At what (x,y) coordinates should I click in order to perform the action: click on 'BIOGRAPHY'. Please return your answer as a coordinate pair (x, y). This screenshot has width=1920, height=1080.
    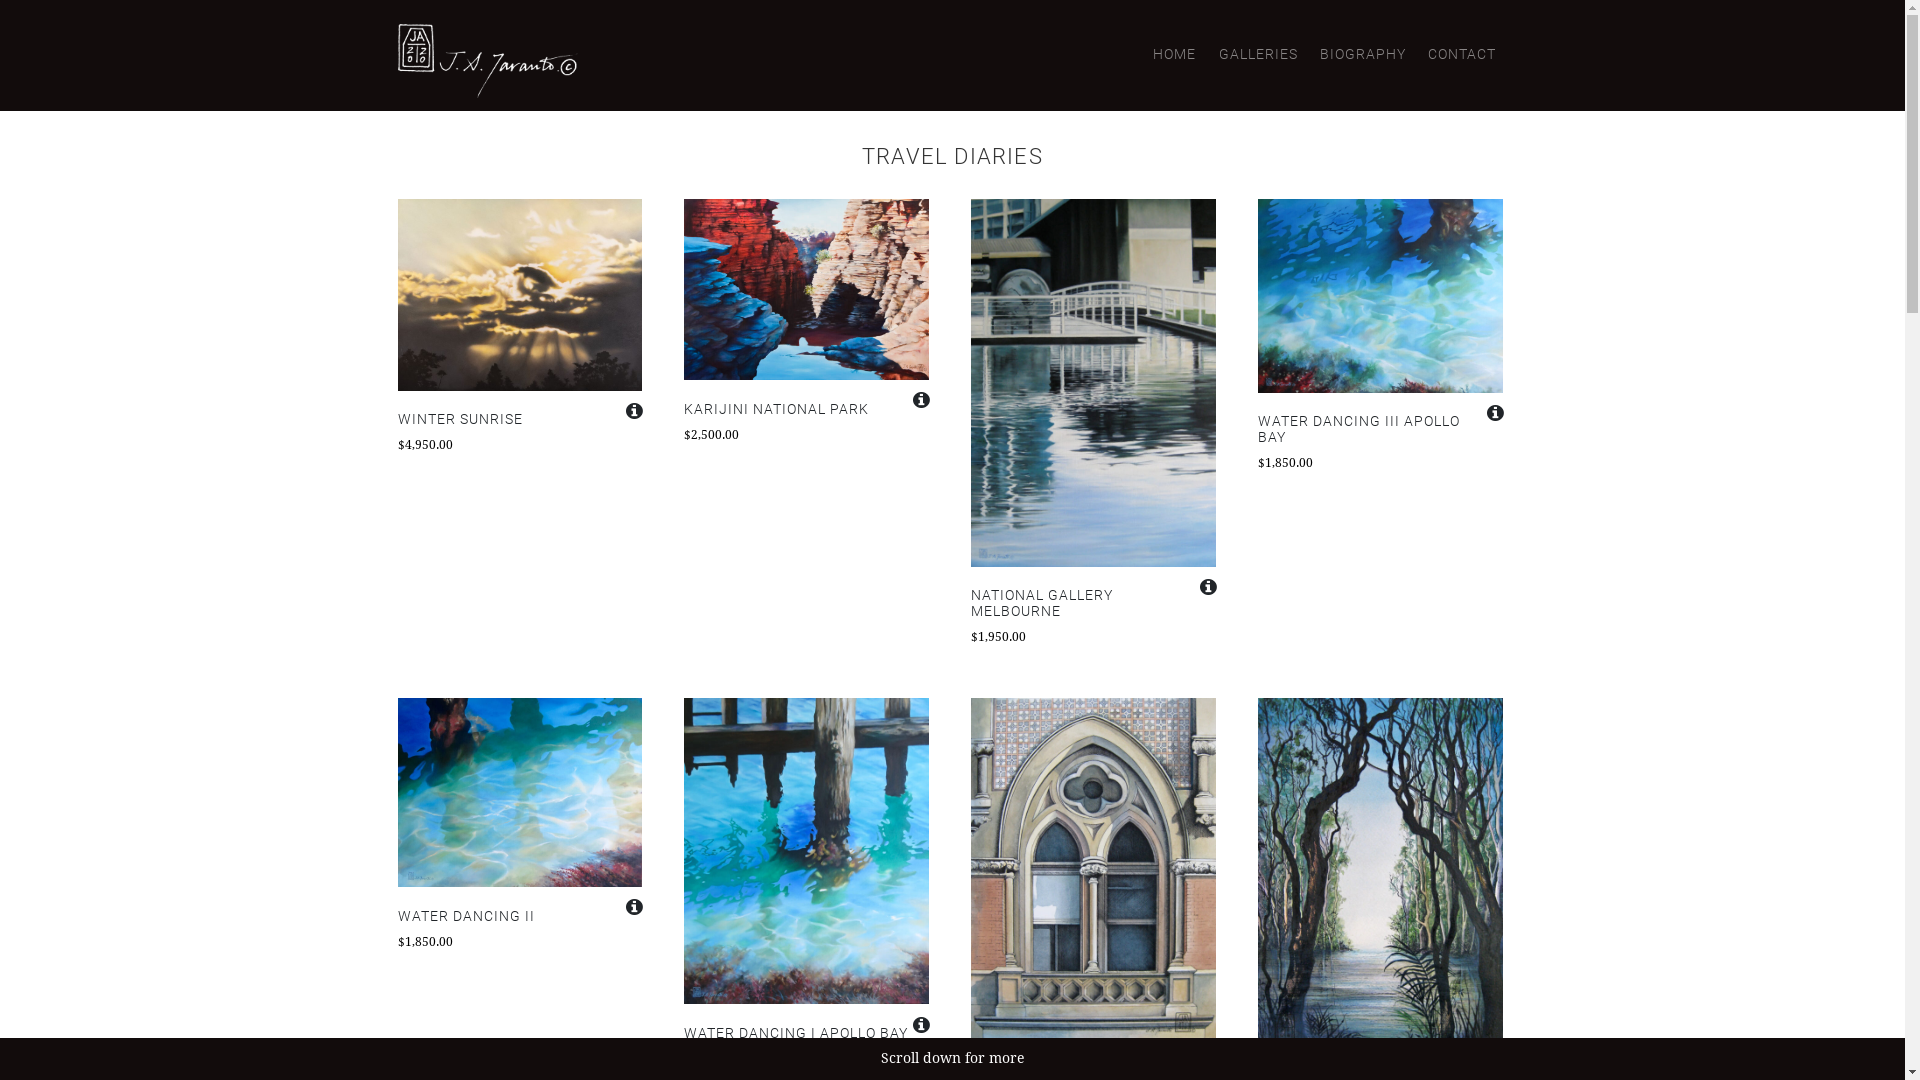
    Looking at the image, I should click on (1362, 53).